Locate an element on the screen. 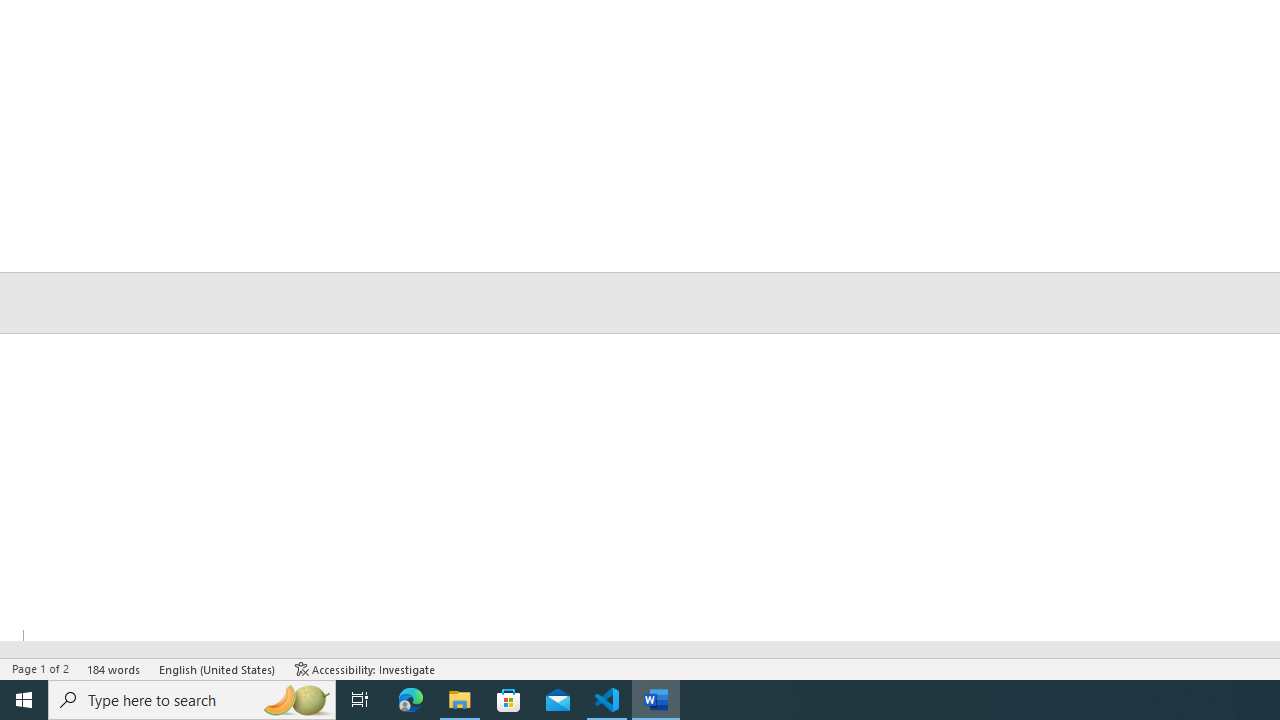  'File Explorer - 1 running window' is located at coordinates (459, 698).